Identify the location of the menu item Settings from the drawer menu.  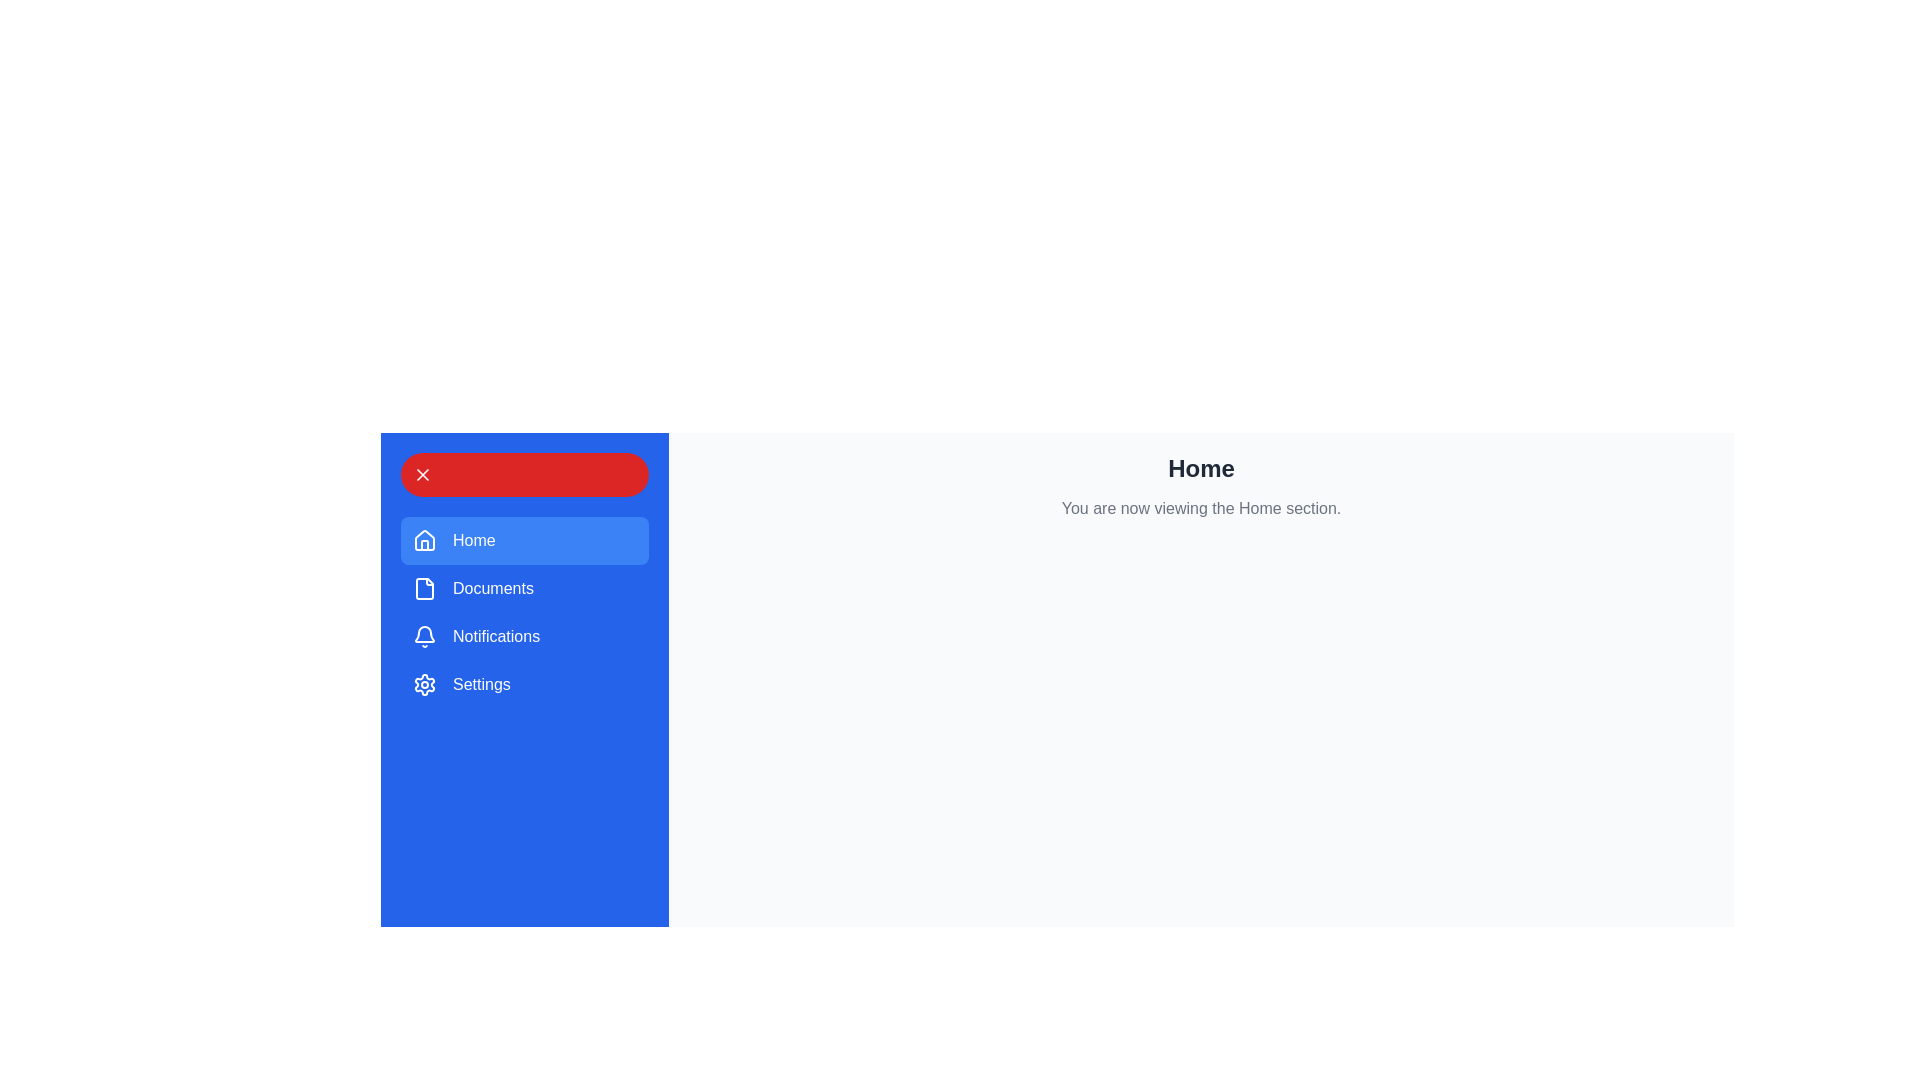
(524, 684).